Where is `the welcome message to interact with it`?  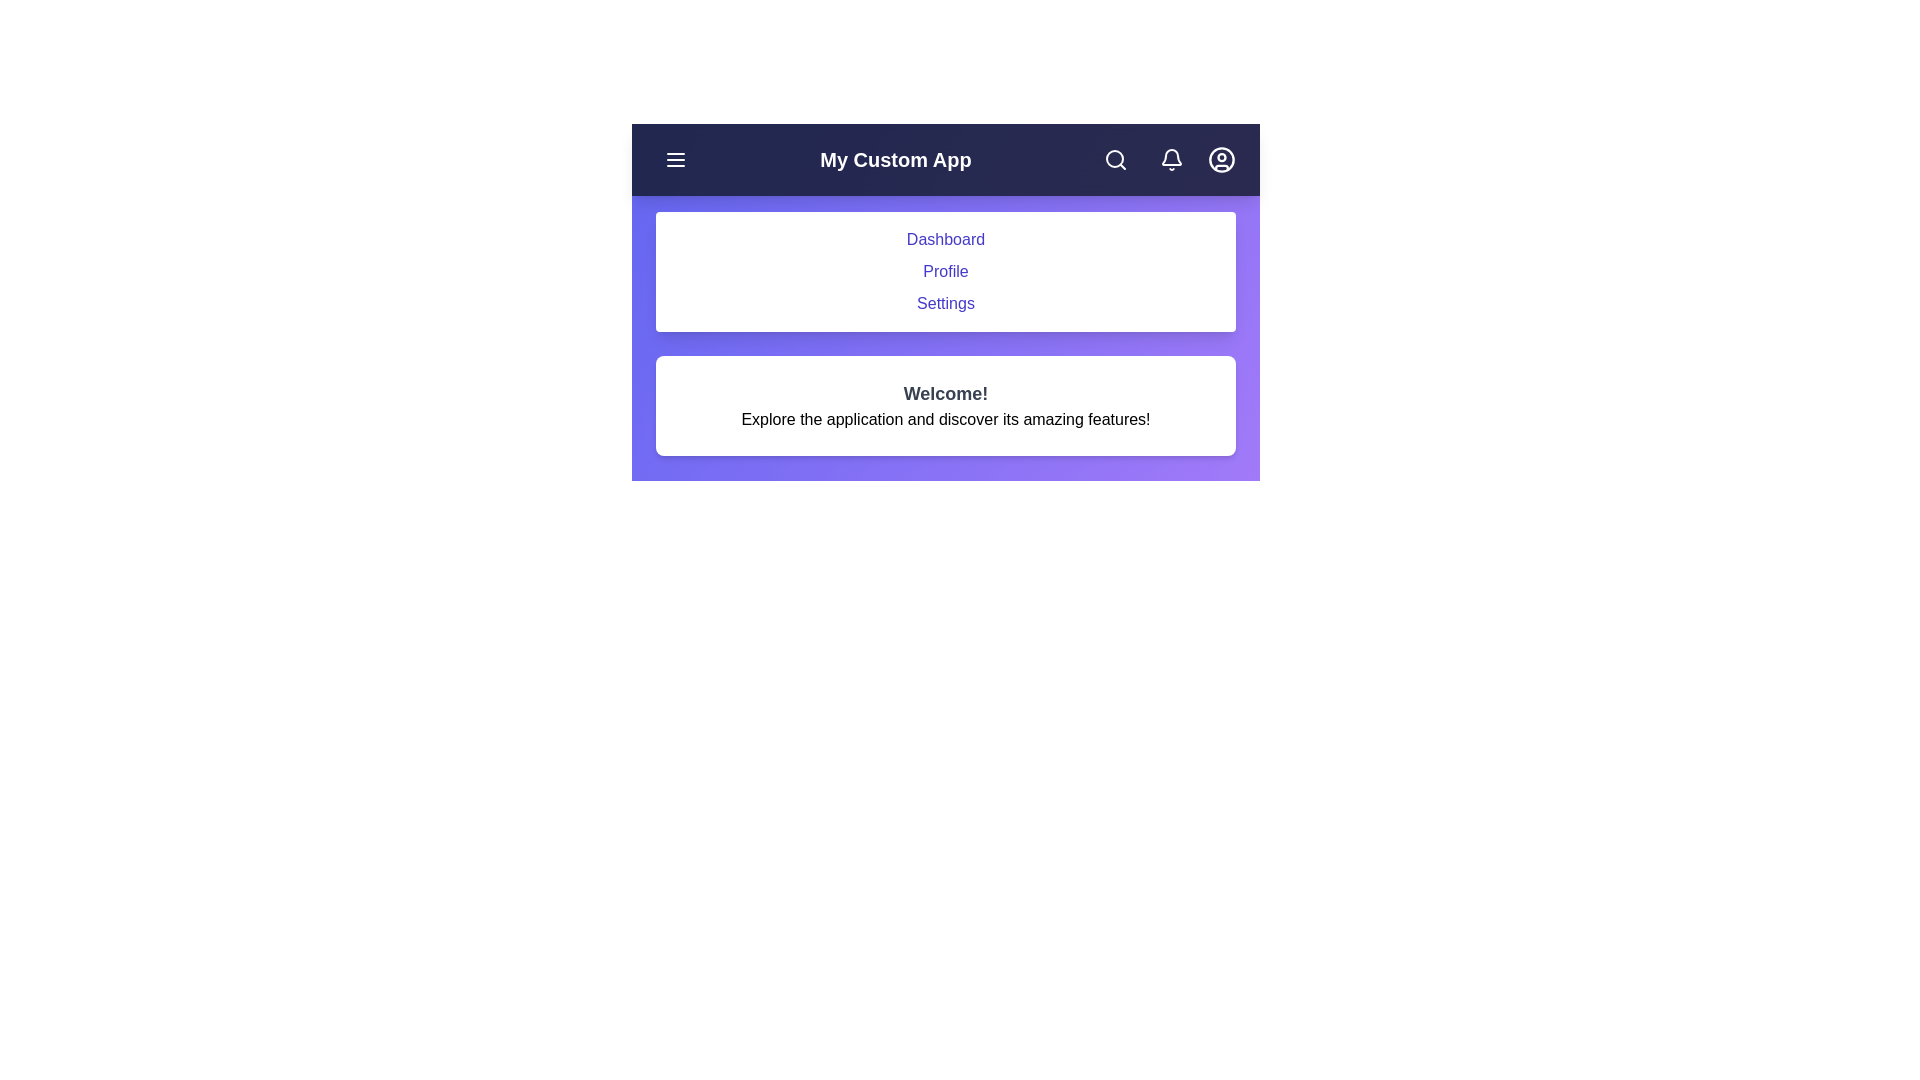 the welcome message to interact with it is located at coordinates (944, 393).